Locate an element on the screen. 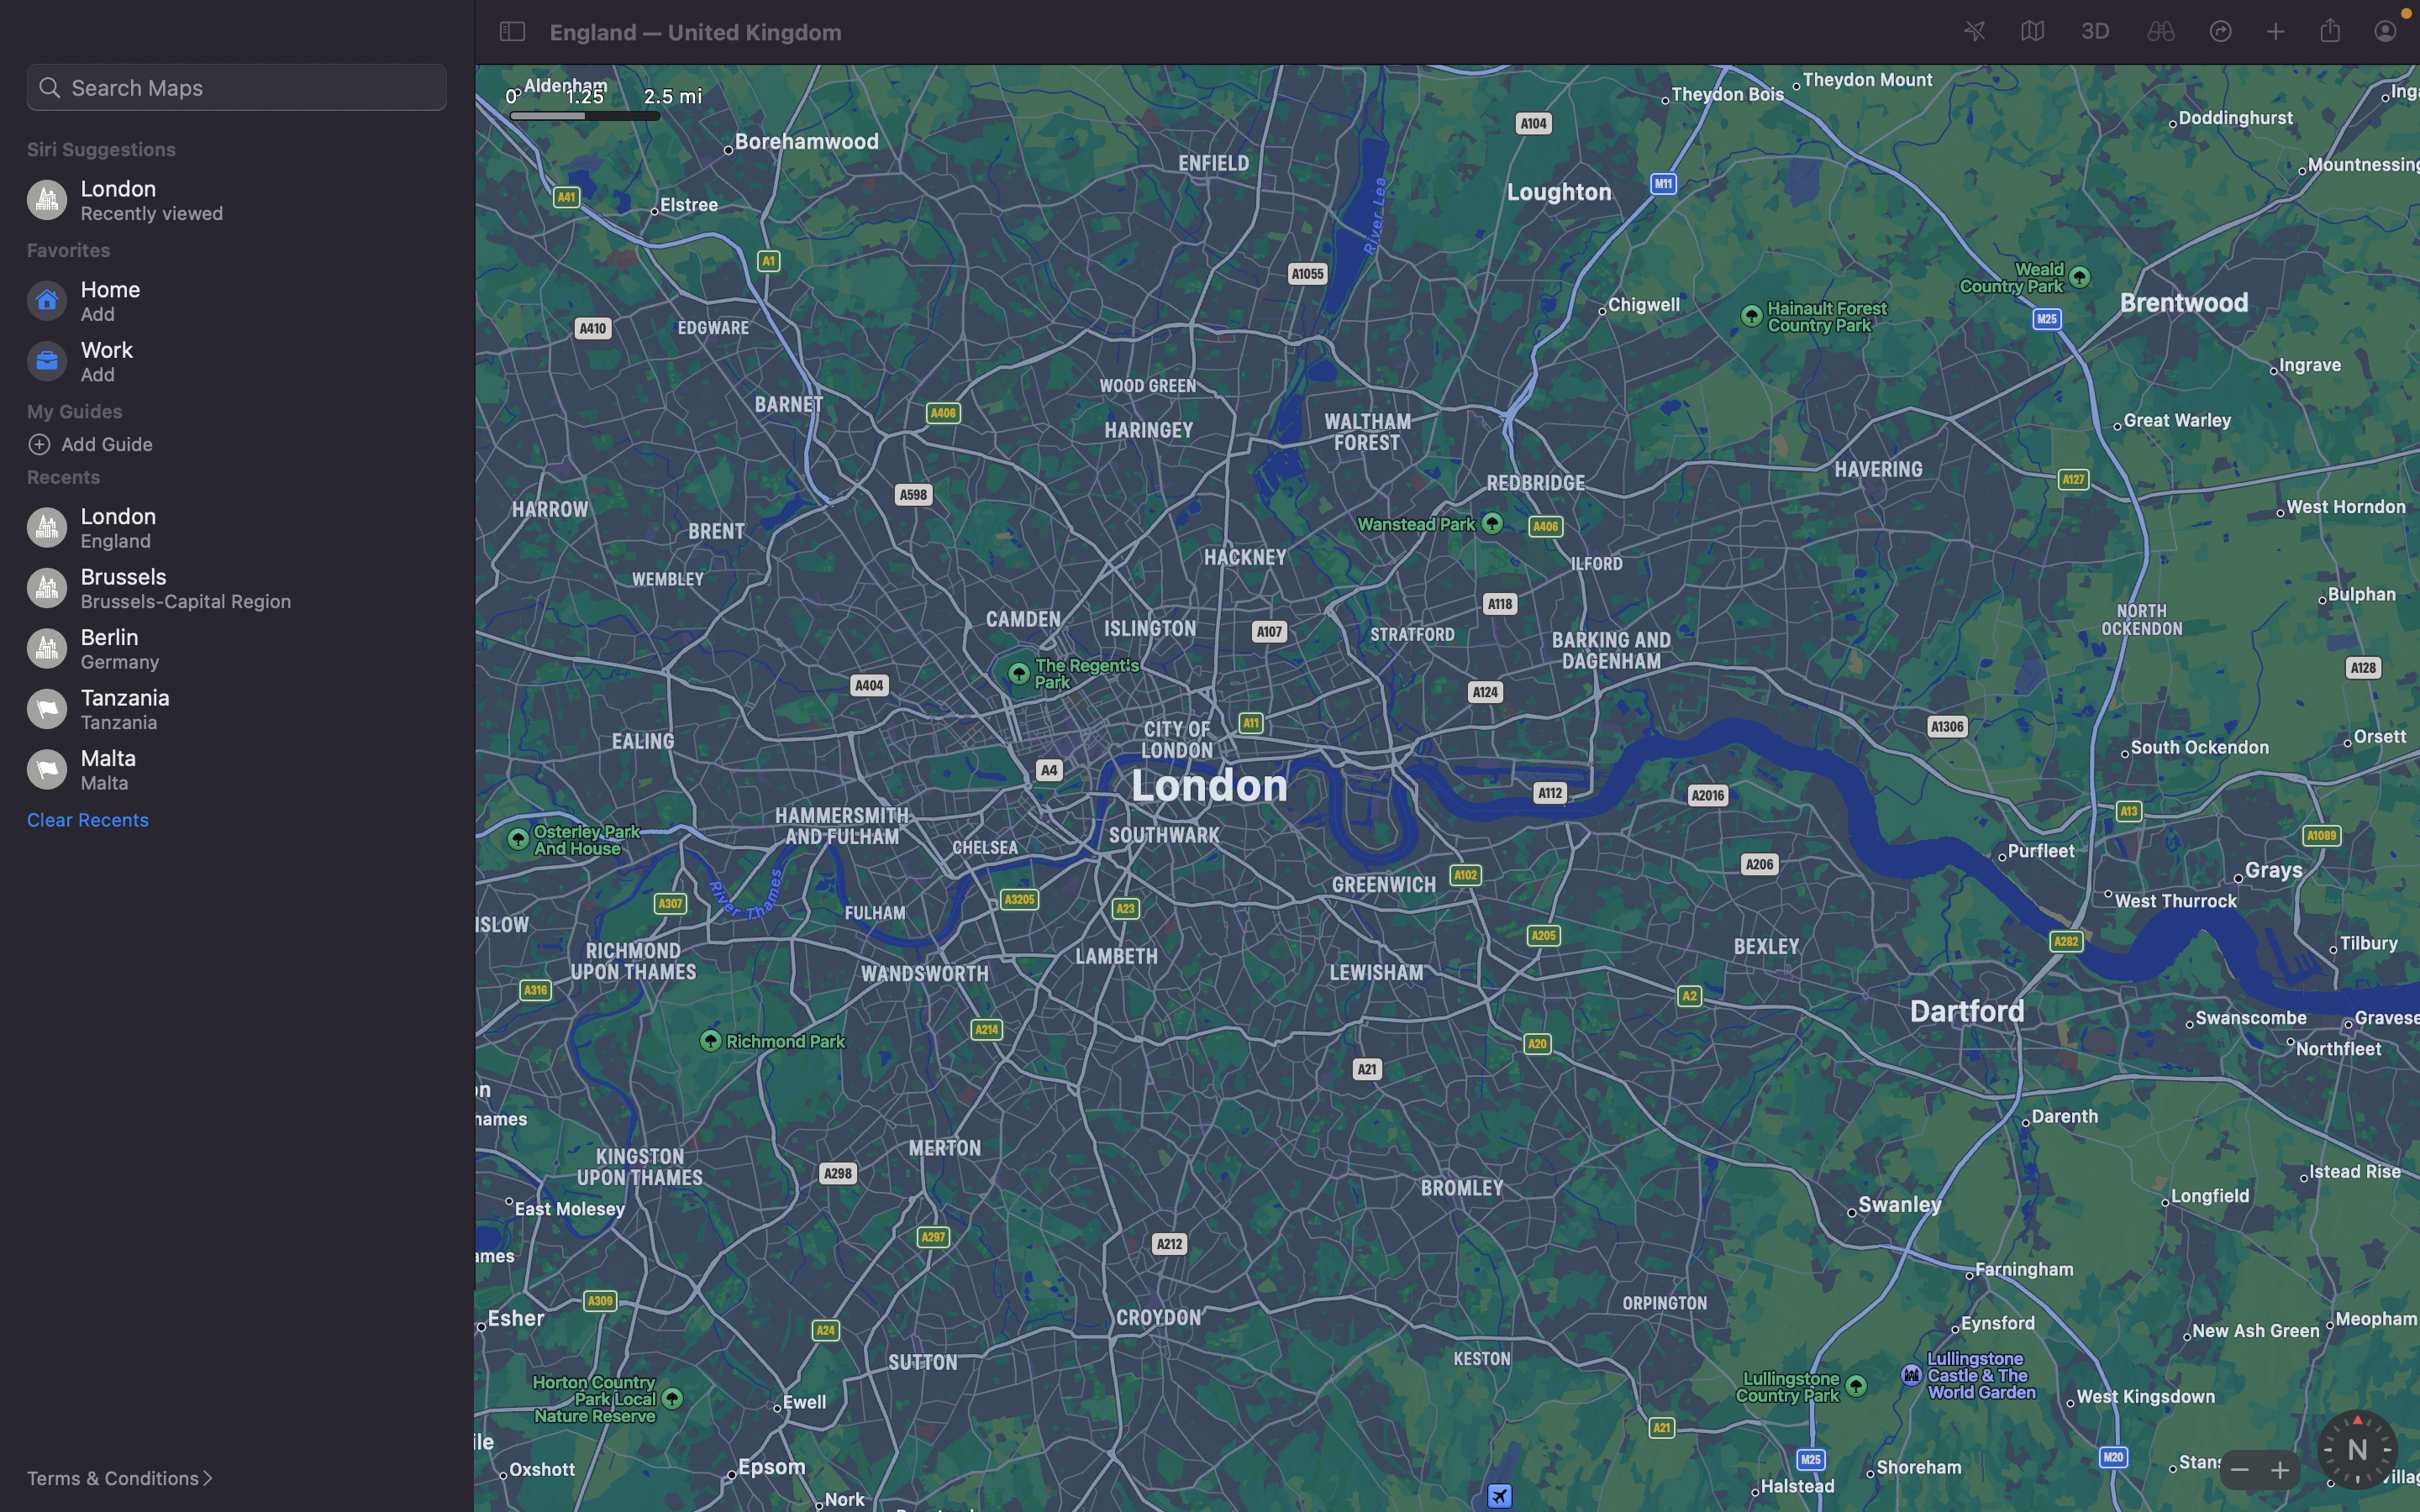 The height and width of the screenshot is (1512, 2420). Inspect the immediate surroundings on the current map is located at coordinates (2160, 32).